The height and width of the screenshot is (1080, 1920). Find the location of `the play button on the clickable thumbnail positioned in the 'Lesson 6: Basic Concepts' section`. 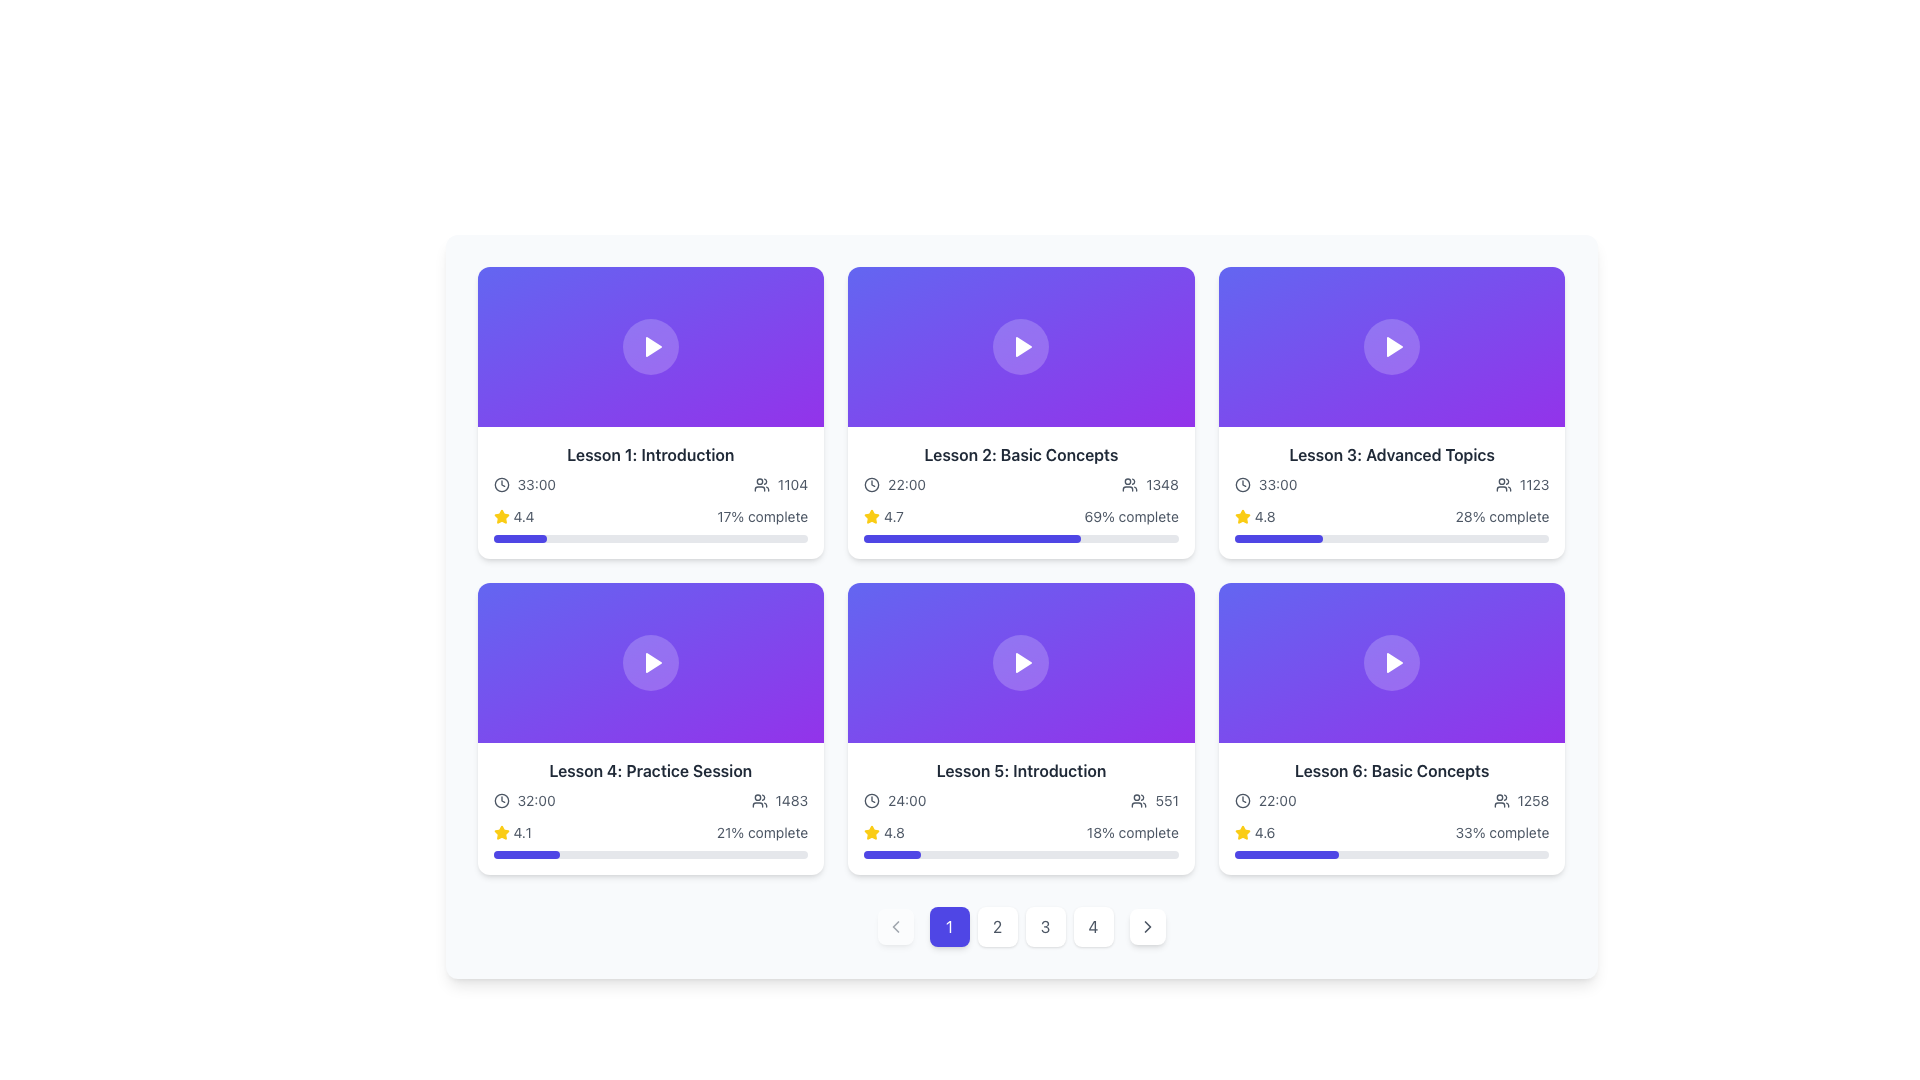

the play button on the clickable thumbnail positioned in the 'Lesson 6: Basic Concepts' section is located at coordinates (1391, 663).